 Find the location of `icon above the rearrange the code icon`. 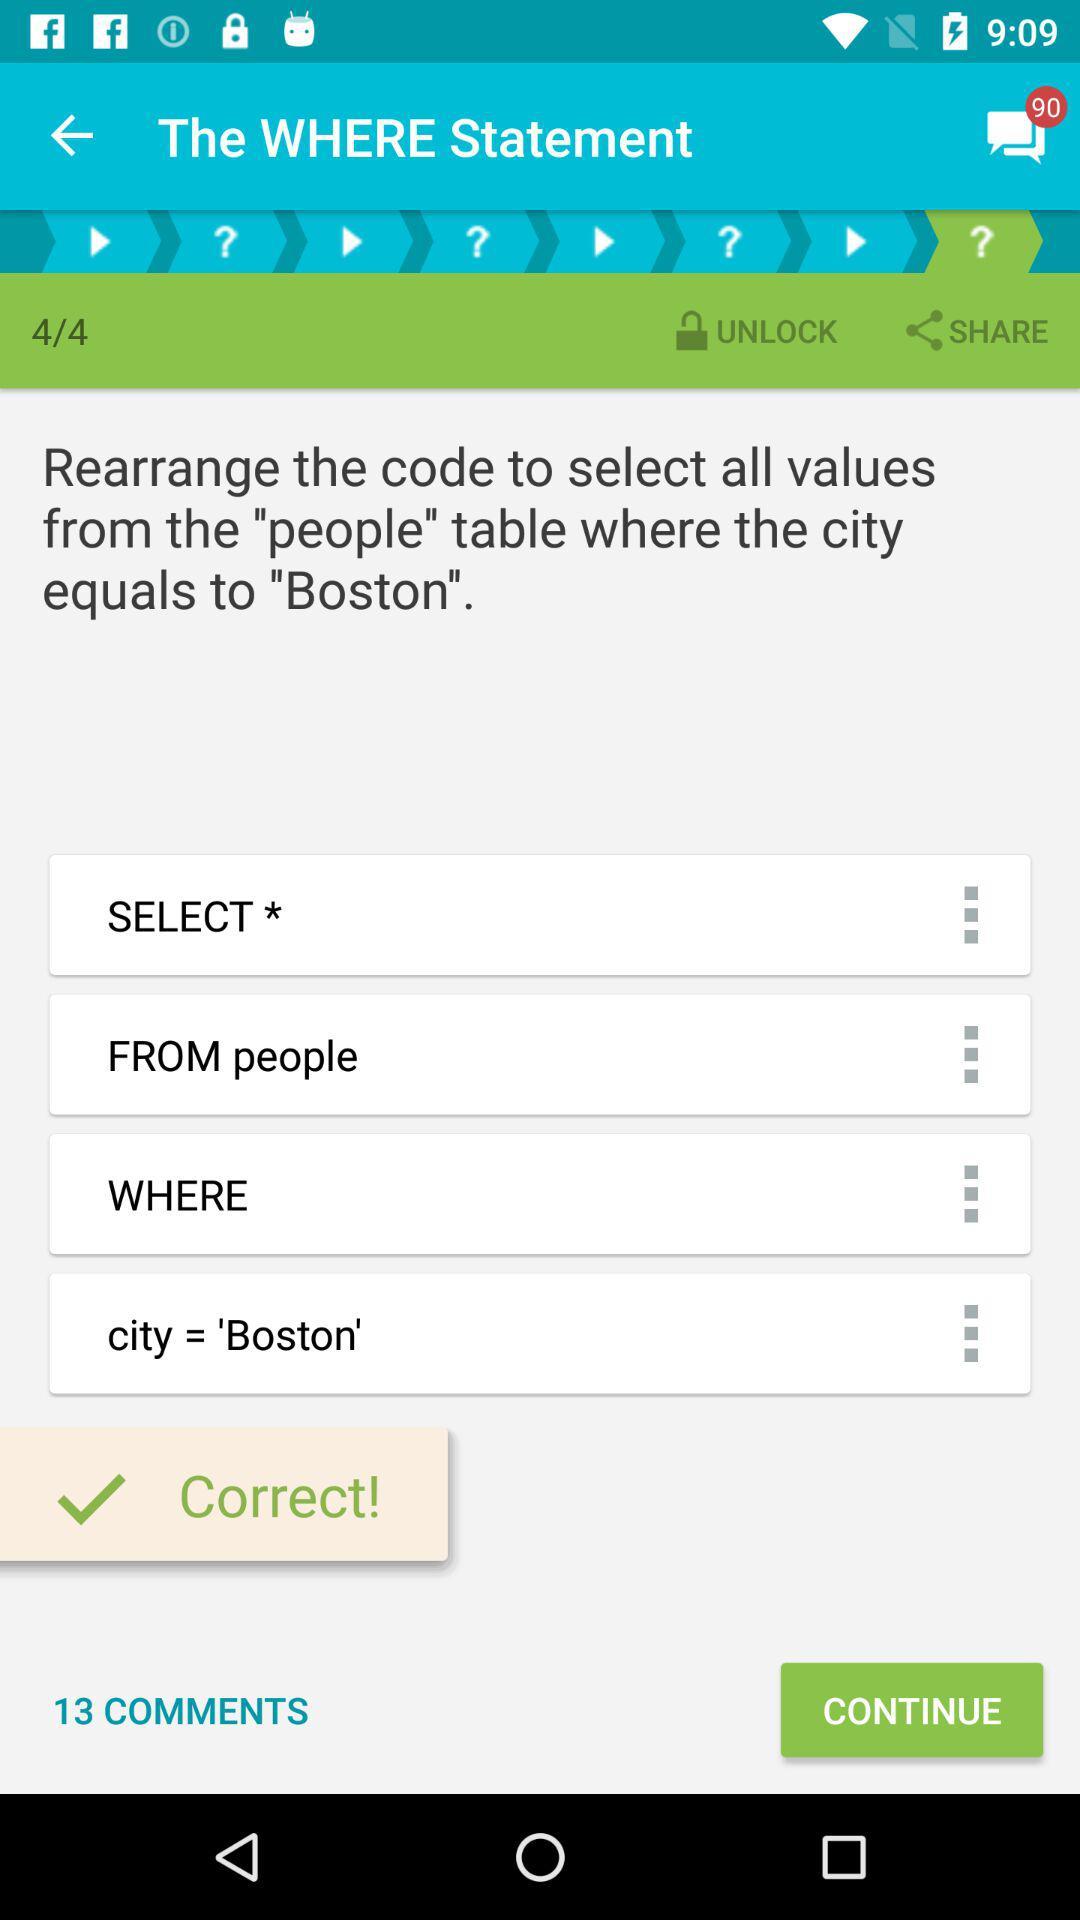

icon above the rearrange the code icon is located at coordinates (973, 330).